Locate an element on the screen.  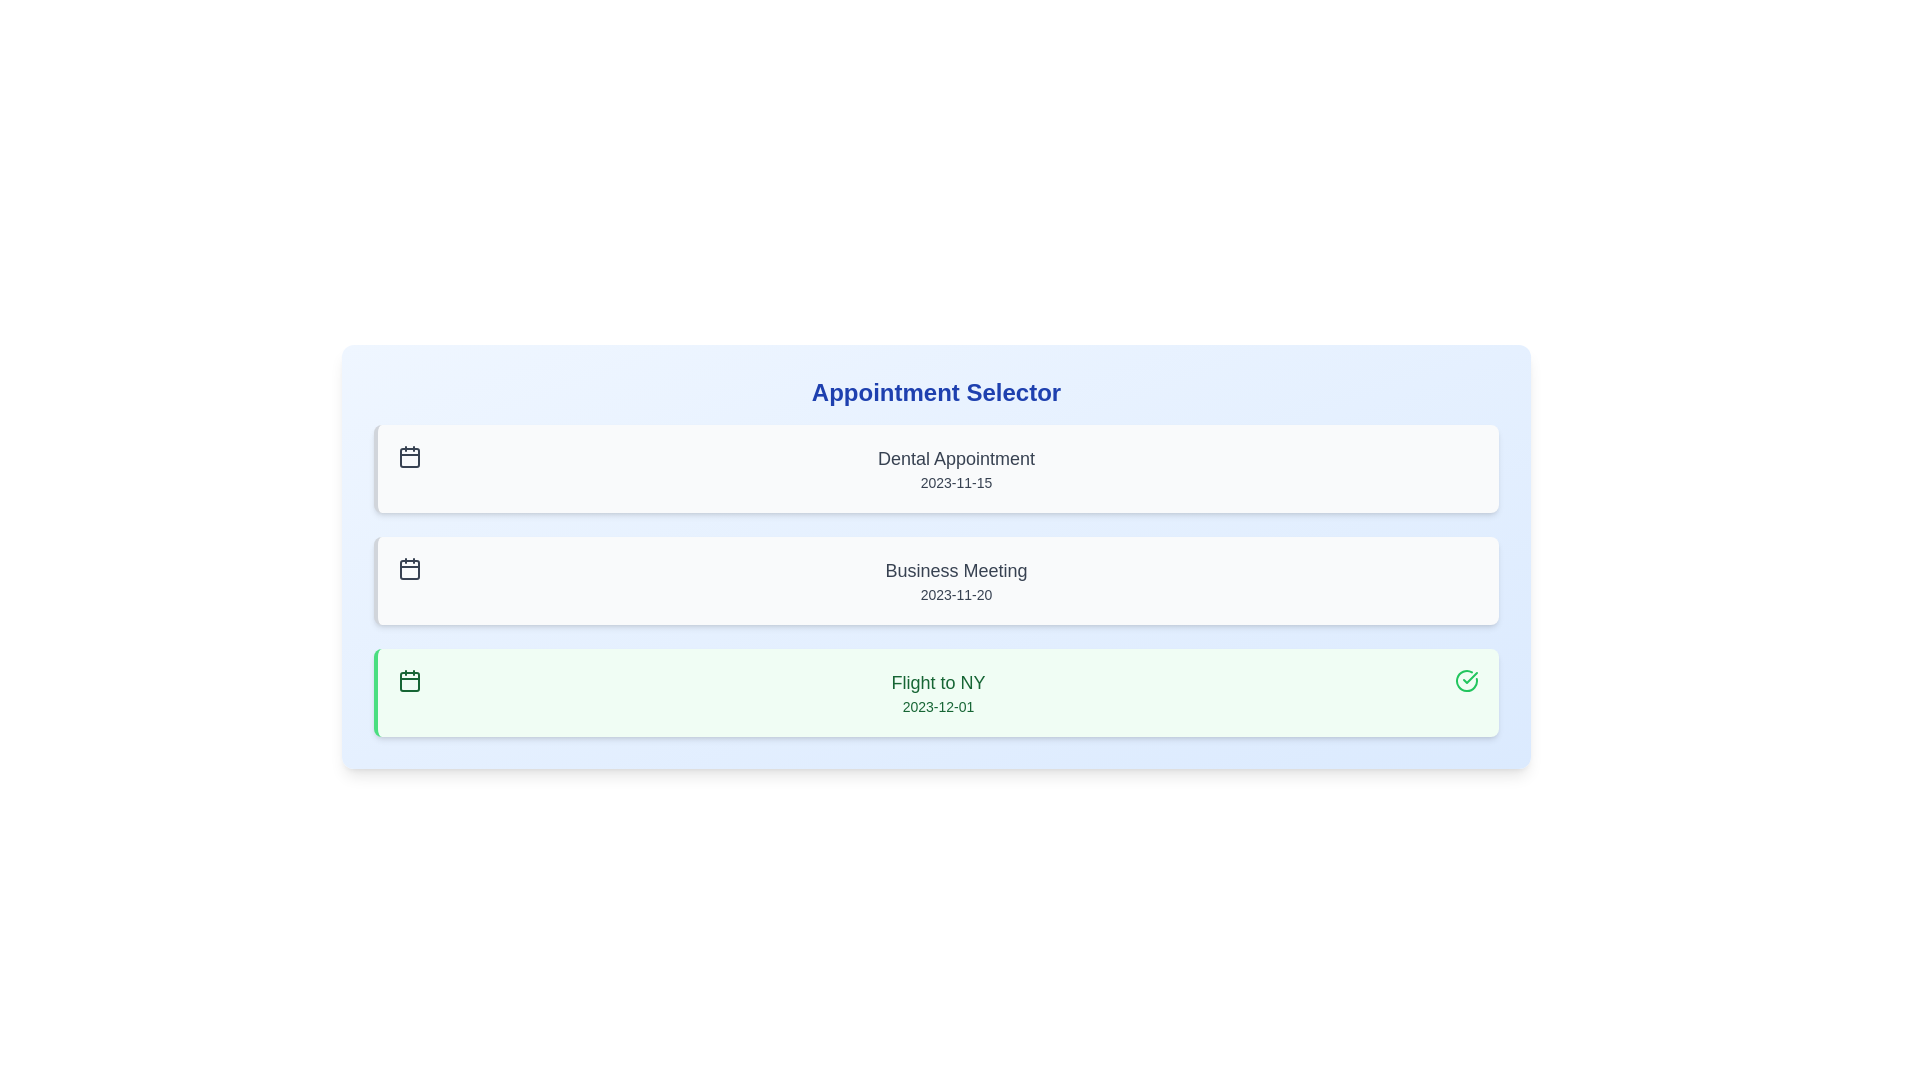
the appointment with description 'Business Meeting' is located at coordinates (935, 581).